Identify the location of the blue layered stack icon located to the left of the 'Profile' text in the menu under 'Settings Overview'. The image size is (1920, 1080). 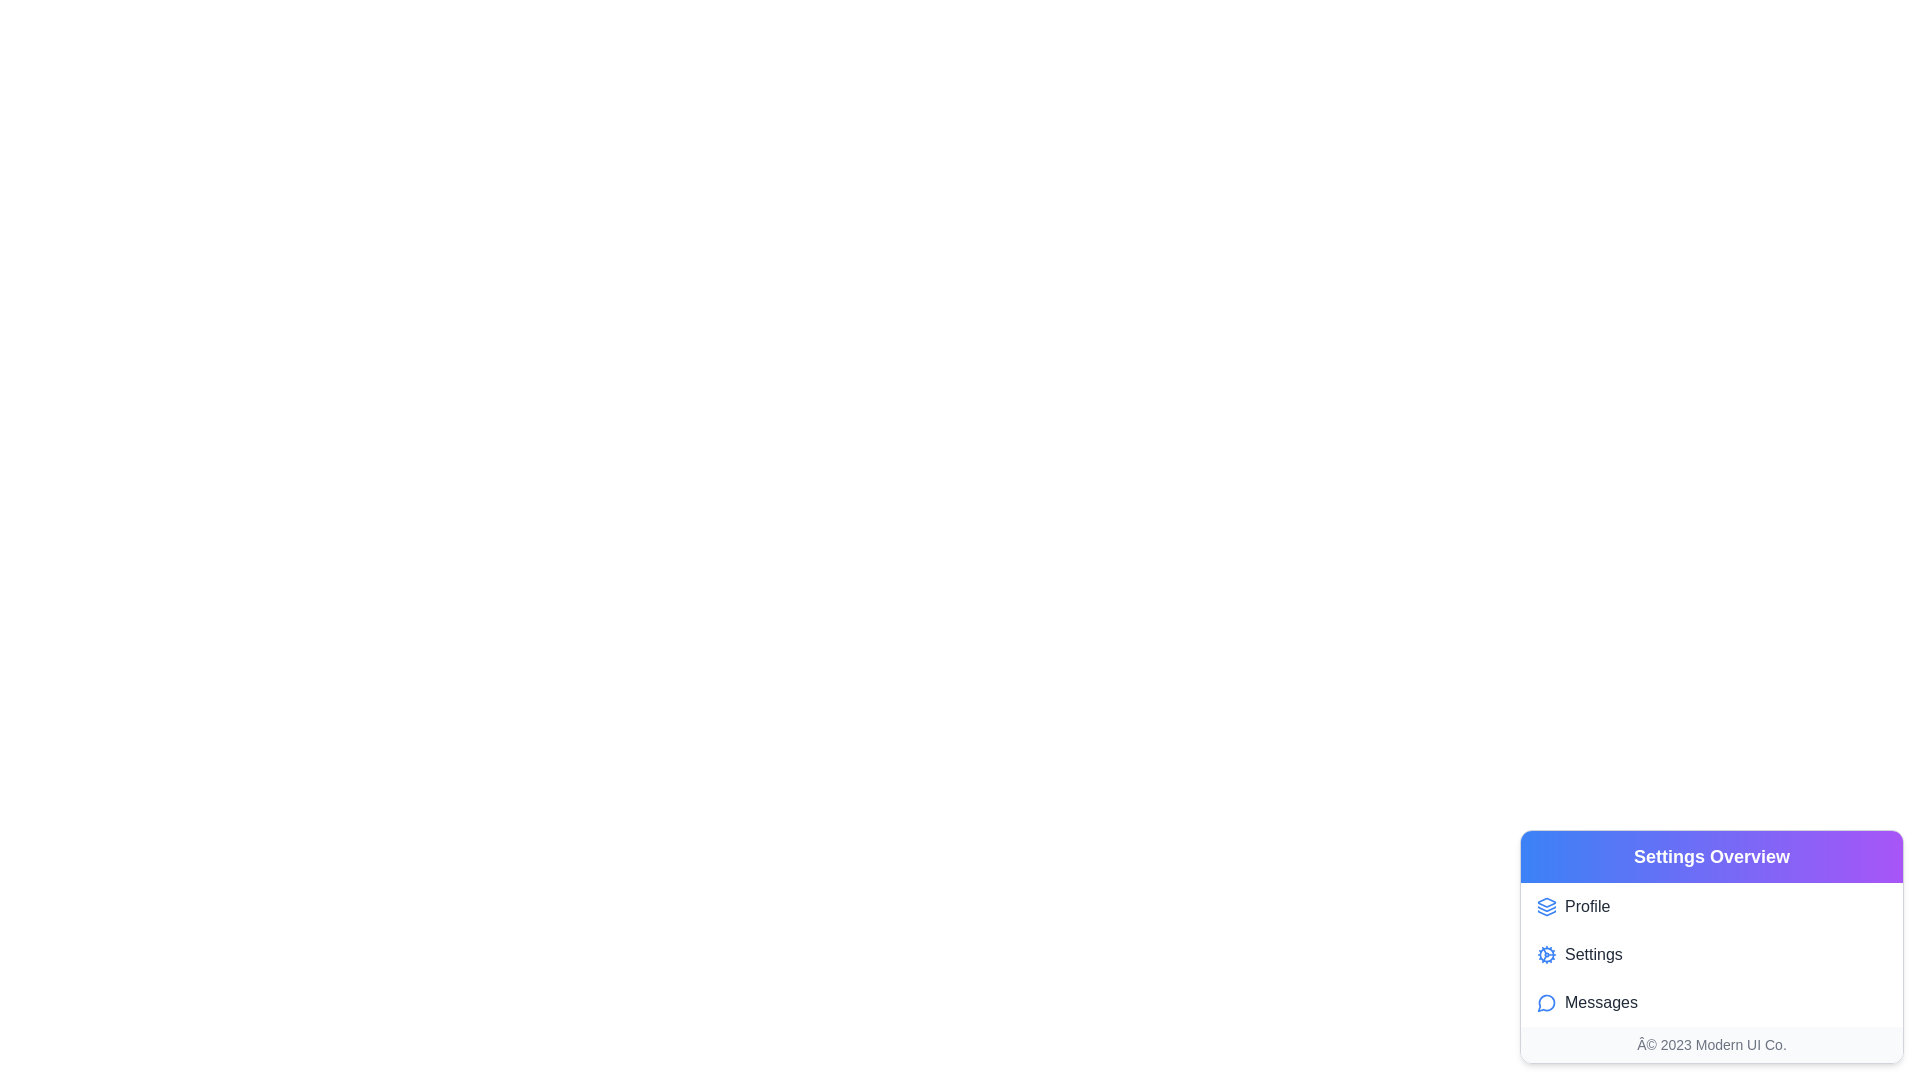
(1545, 906).